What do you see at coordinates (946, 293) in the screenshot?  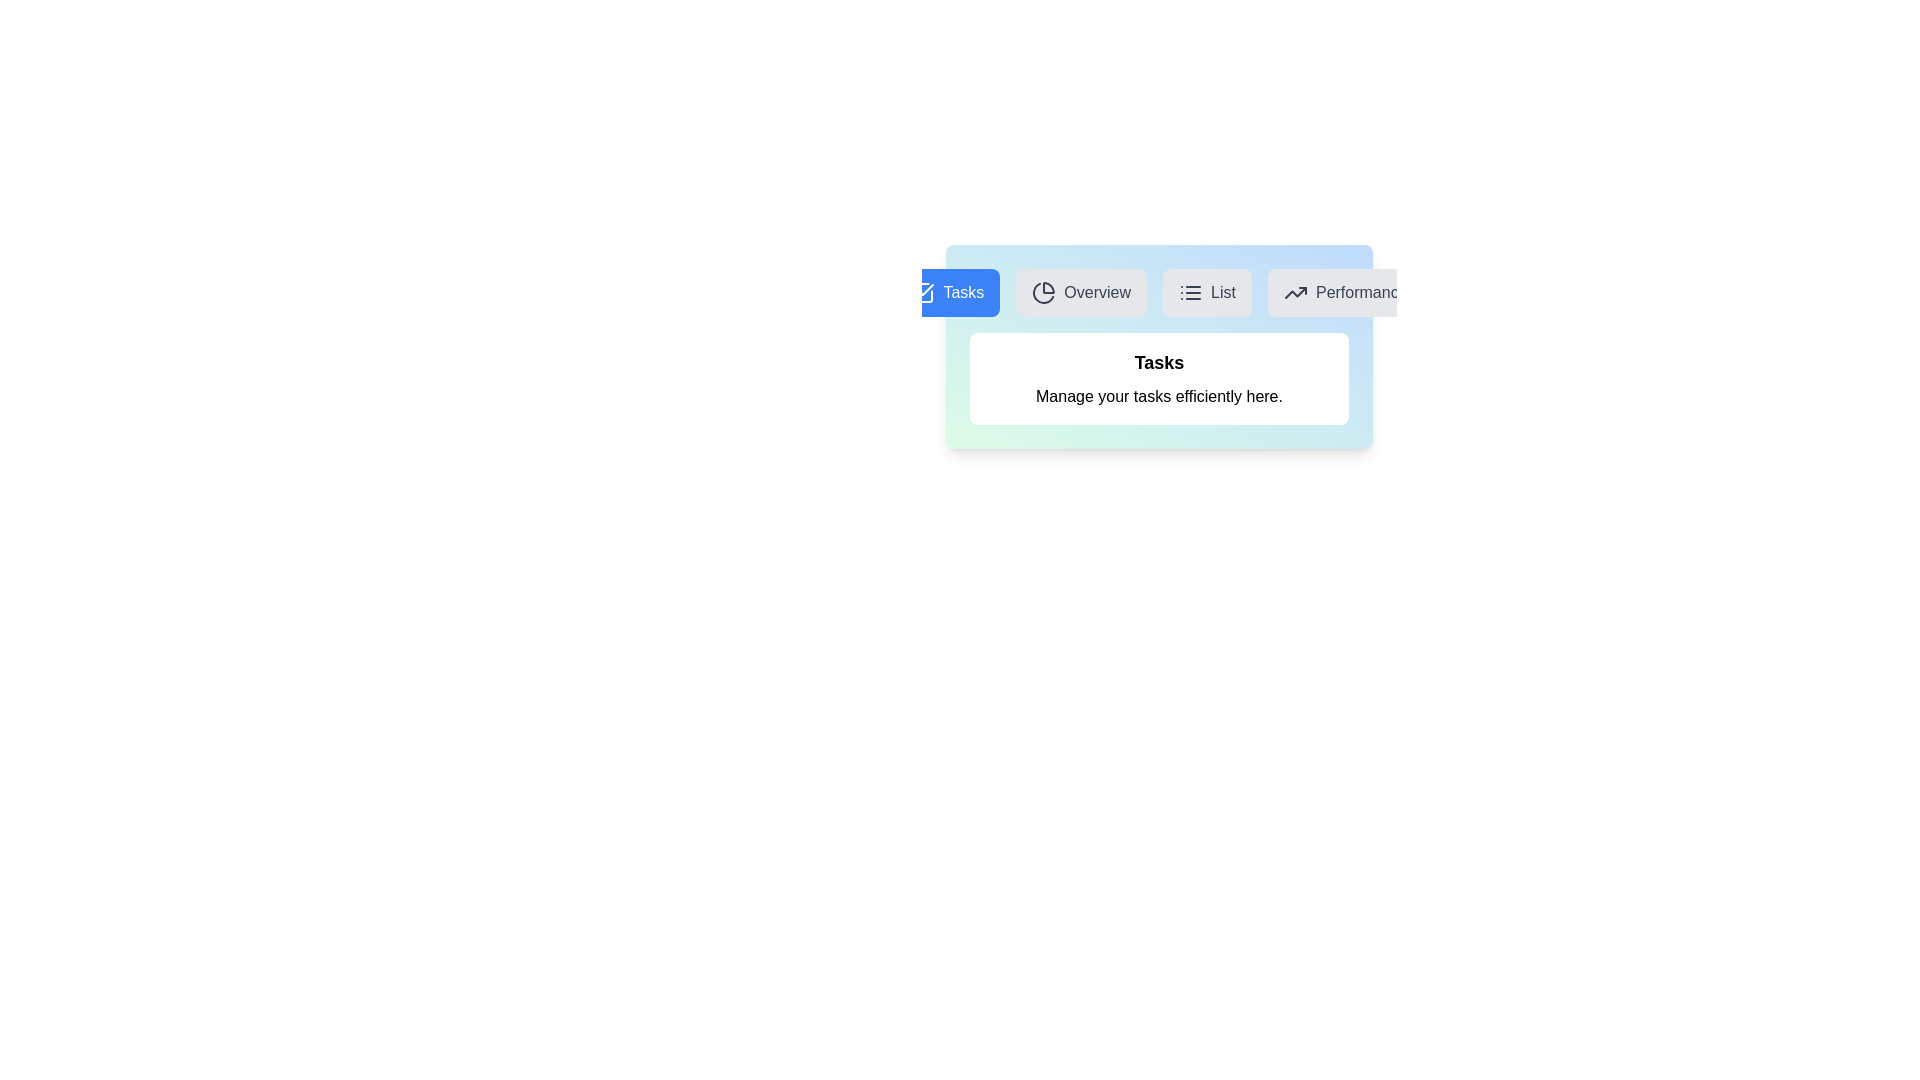 I see `the Tasks tab by clicking on its button` at bounding box center [946, 293].